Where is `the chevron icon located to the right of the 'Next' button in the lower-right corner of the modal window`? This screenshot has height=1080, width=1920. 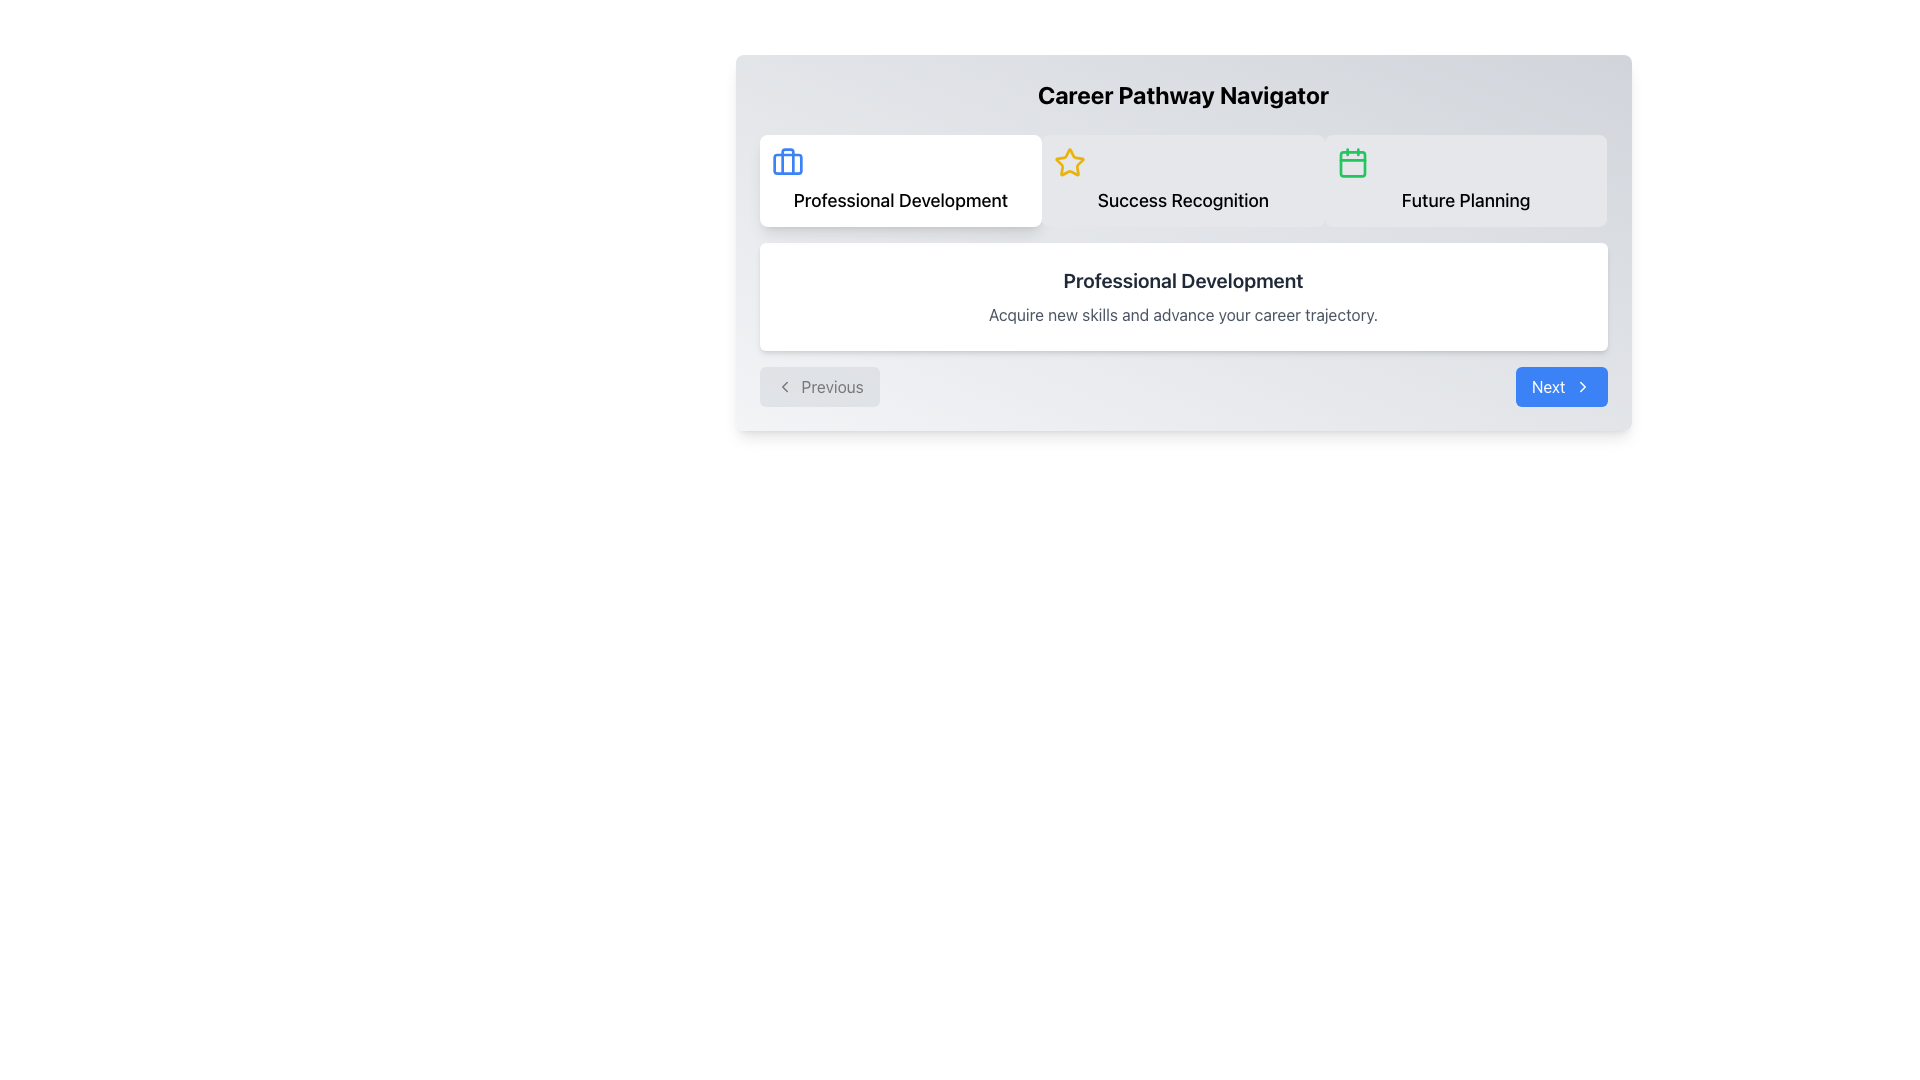 the chevron icon located to the right of the 'Next' button in the lower-right corner of the modal window is located at coordinates (1581, 386).